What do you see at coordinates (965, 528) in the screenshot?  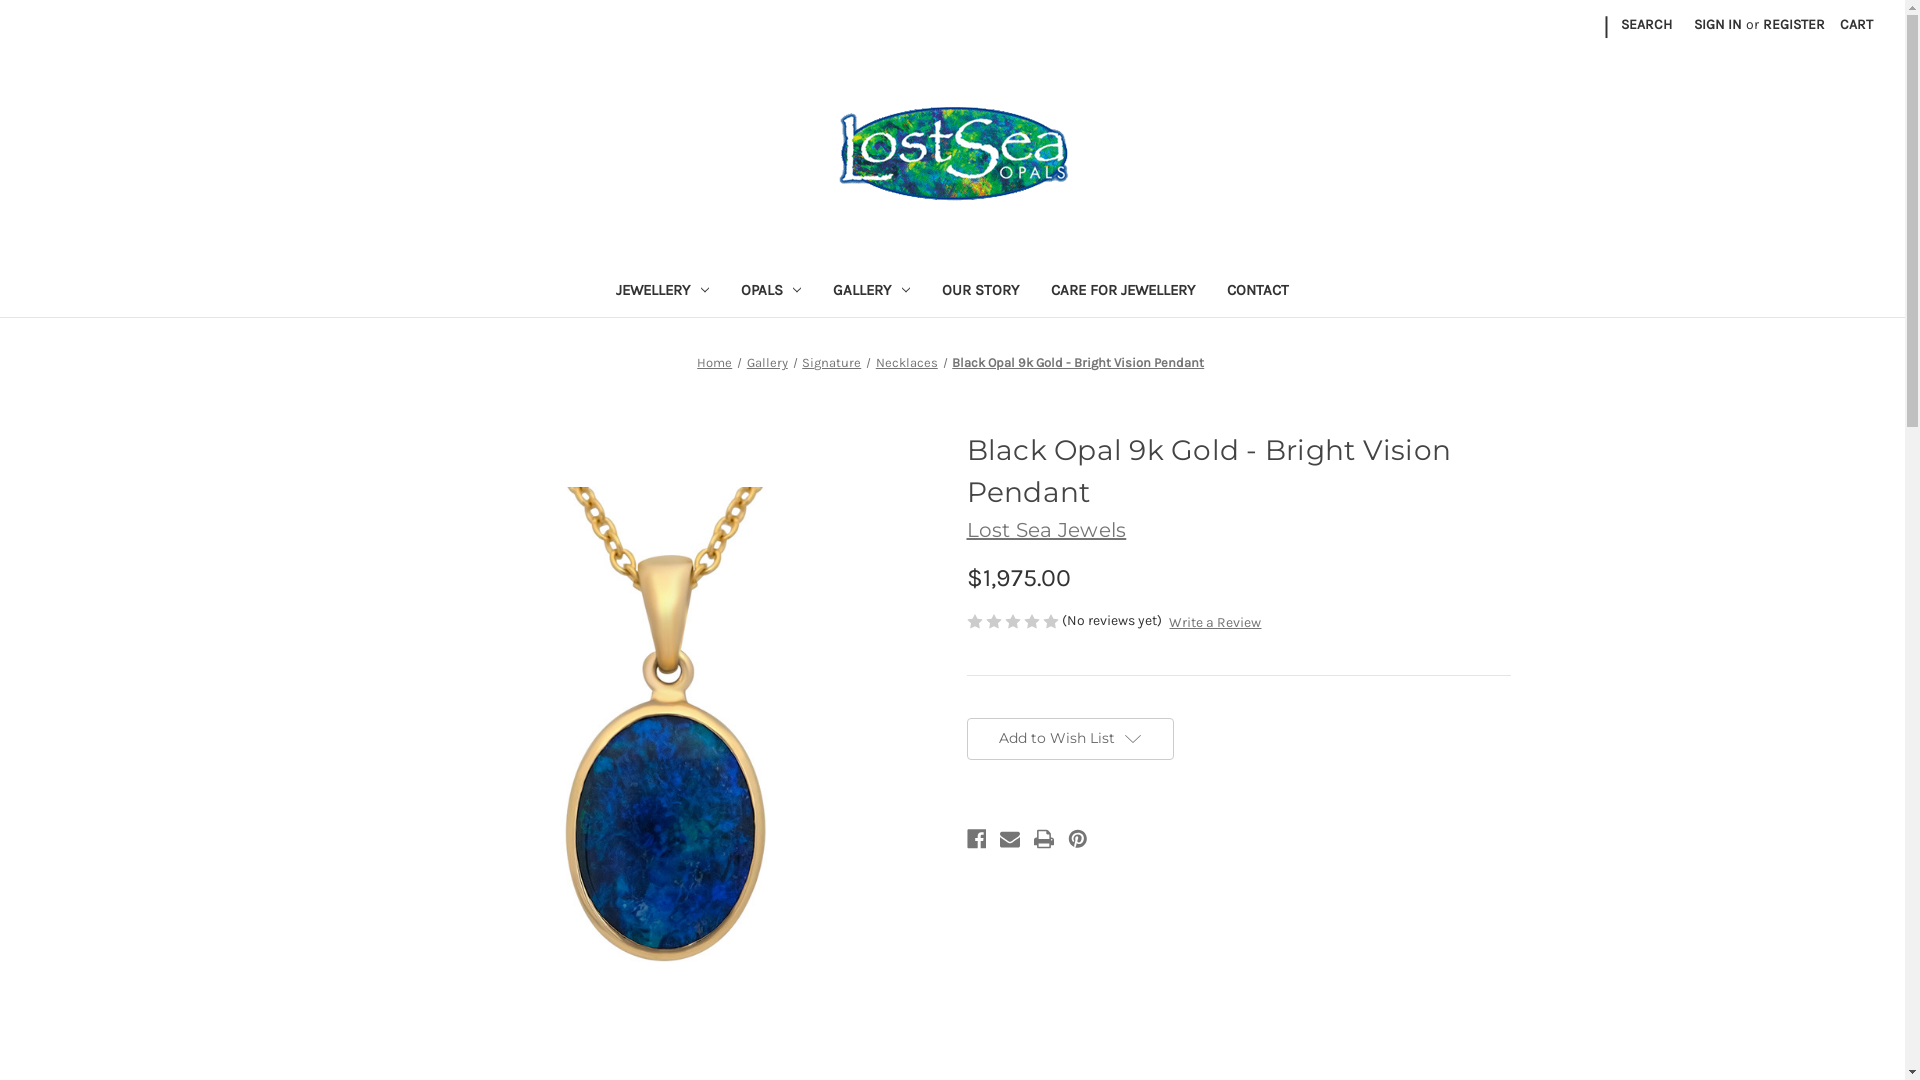 I see `'Lost Sea Jewels'` at bounding box center [965, 528].